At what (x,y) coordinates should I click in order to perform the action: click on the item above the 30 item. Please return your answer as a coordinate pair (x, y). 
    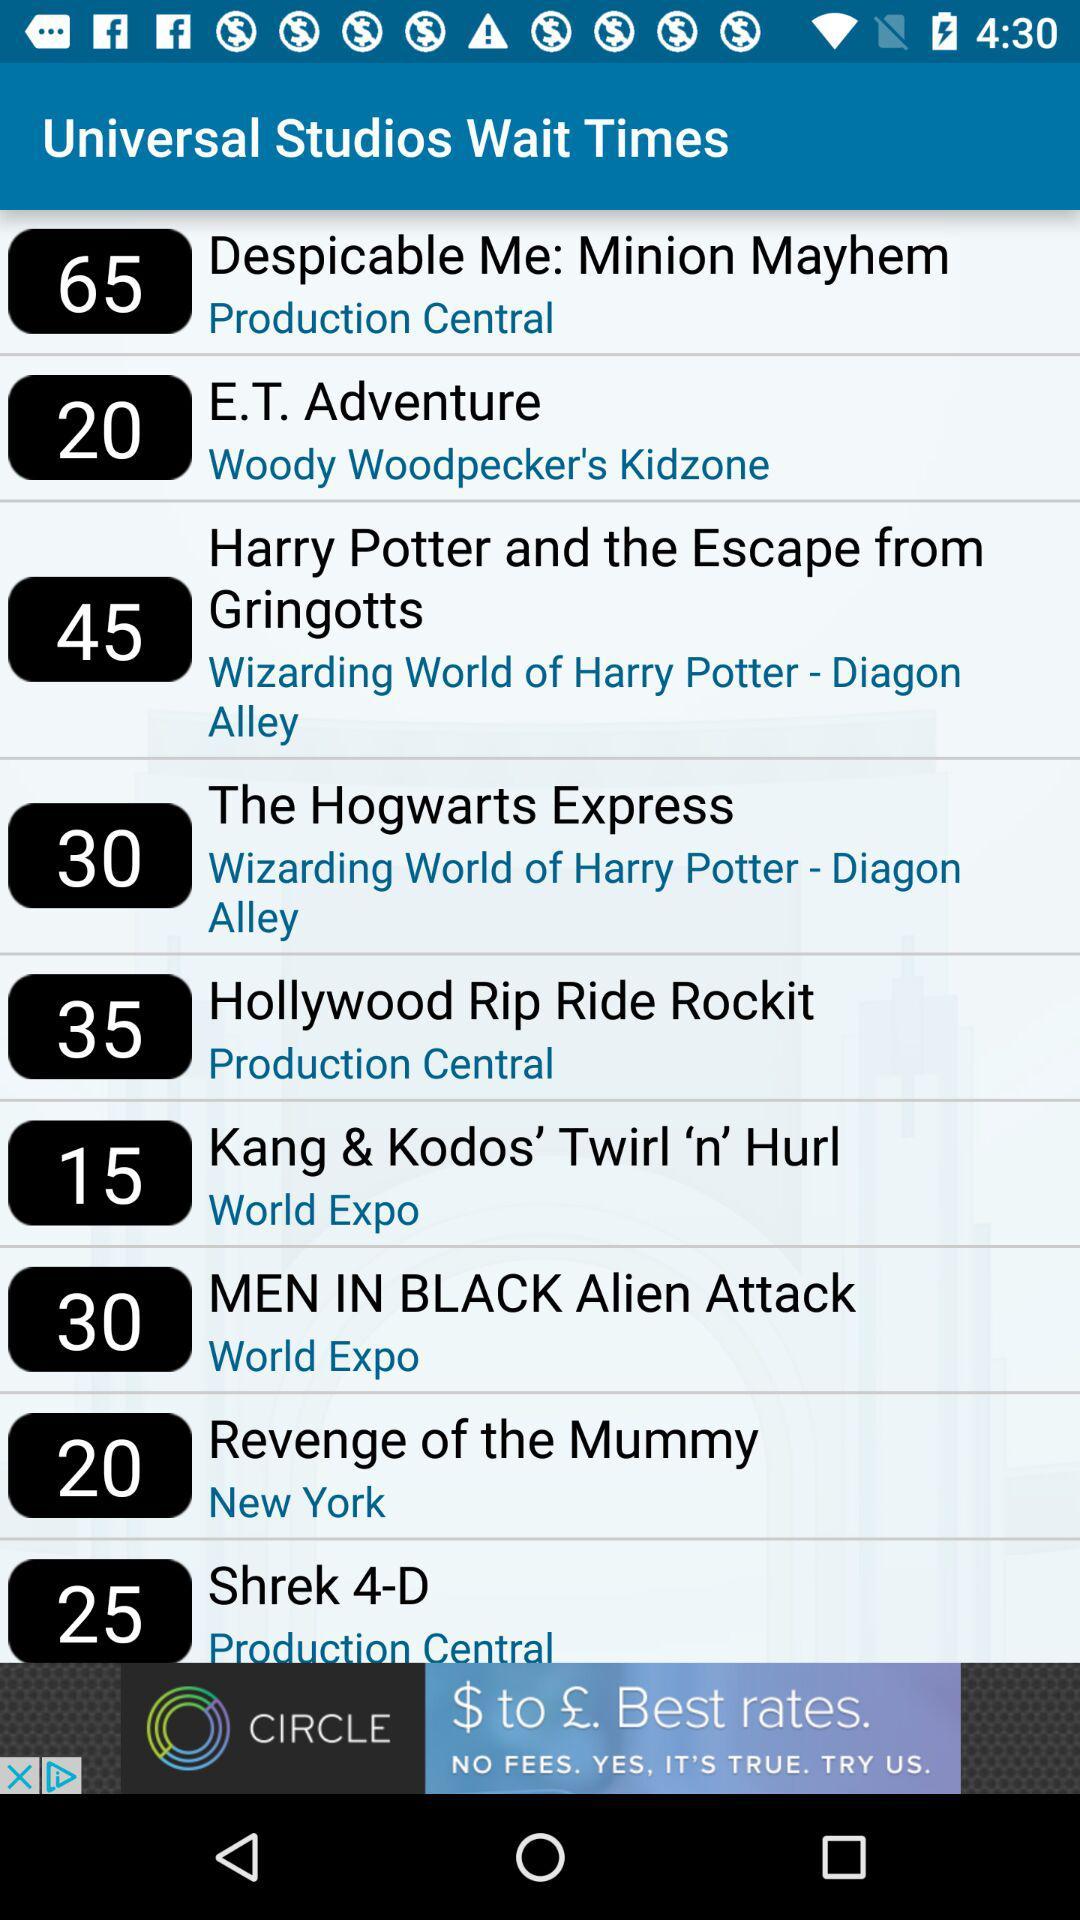
    Looking at the image, I should click on (100, 628).